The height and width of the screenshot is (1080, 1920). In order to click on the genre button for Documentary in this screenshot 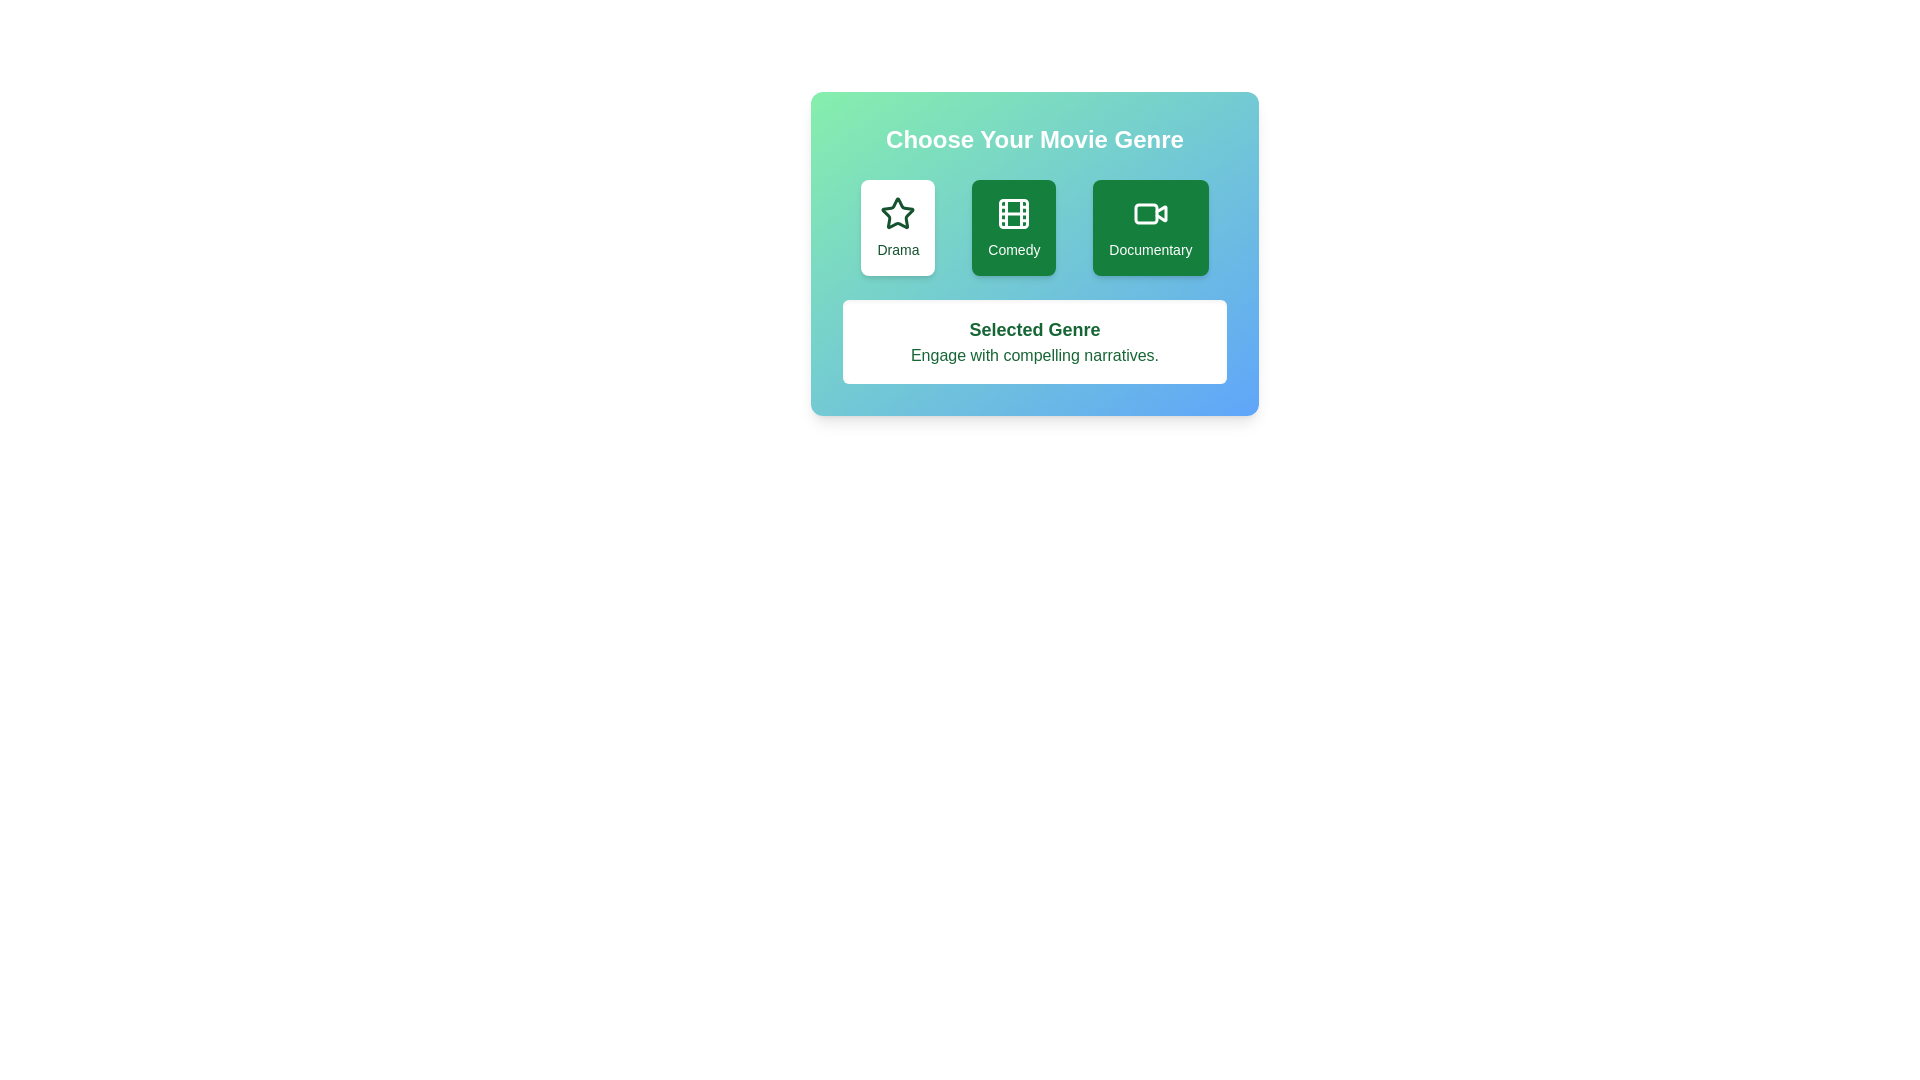, I will do `click(1150, 226)`.